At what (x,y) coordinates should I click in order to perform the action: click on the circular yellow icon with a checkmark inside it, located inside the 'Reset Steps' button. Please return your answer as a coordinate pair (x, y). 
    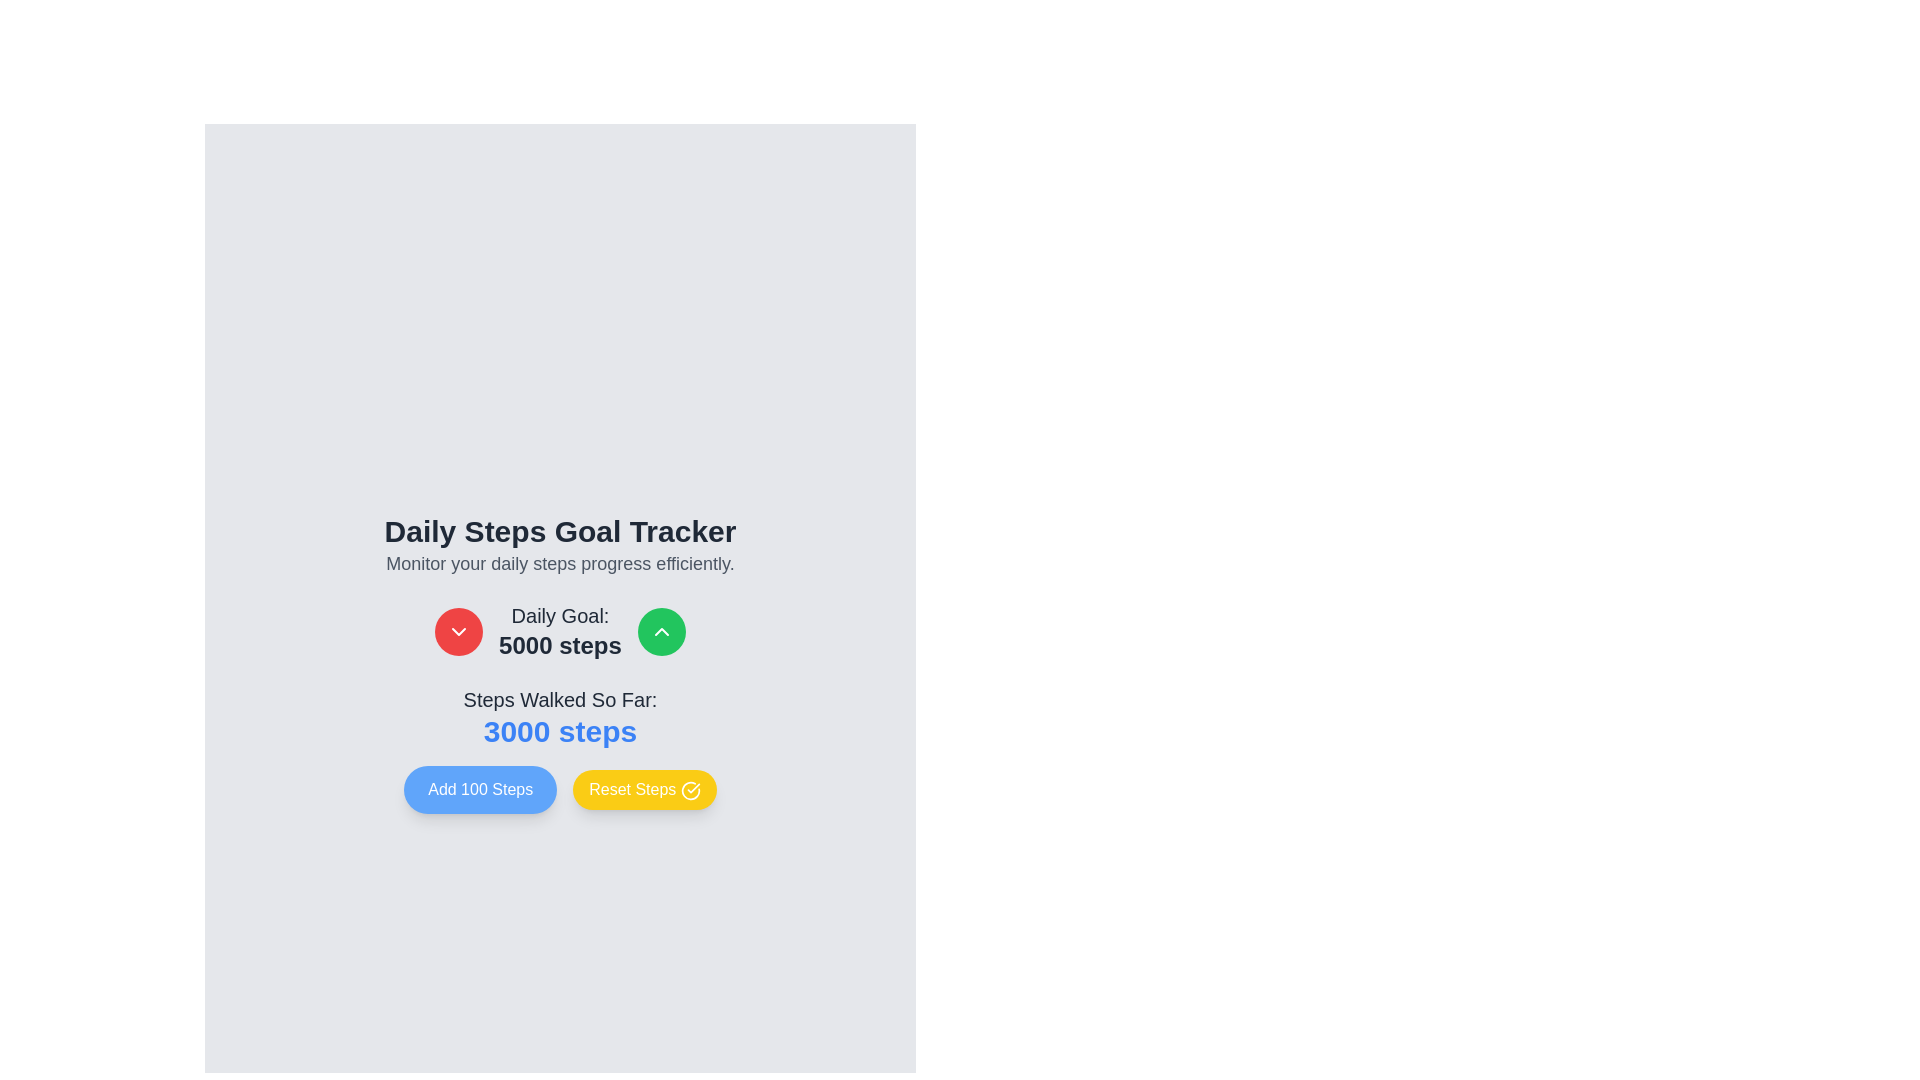
    Looking at the image, I should click on (690, 789).